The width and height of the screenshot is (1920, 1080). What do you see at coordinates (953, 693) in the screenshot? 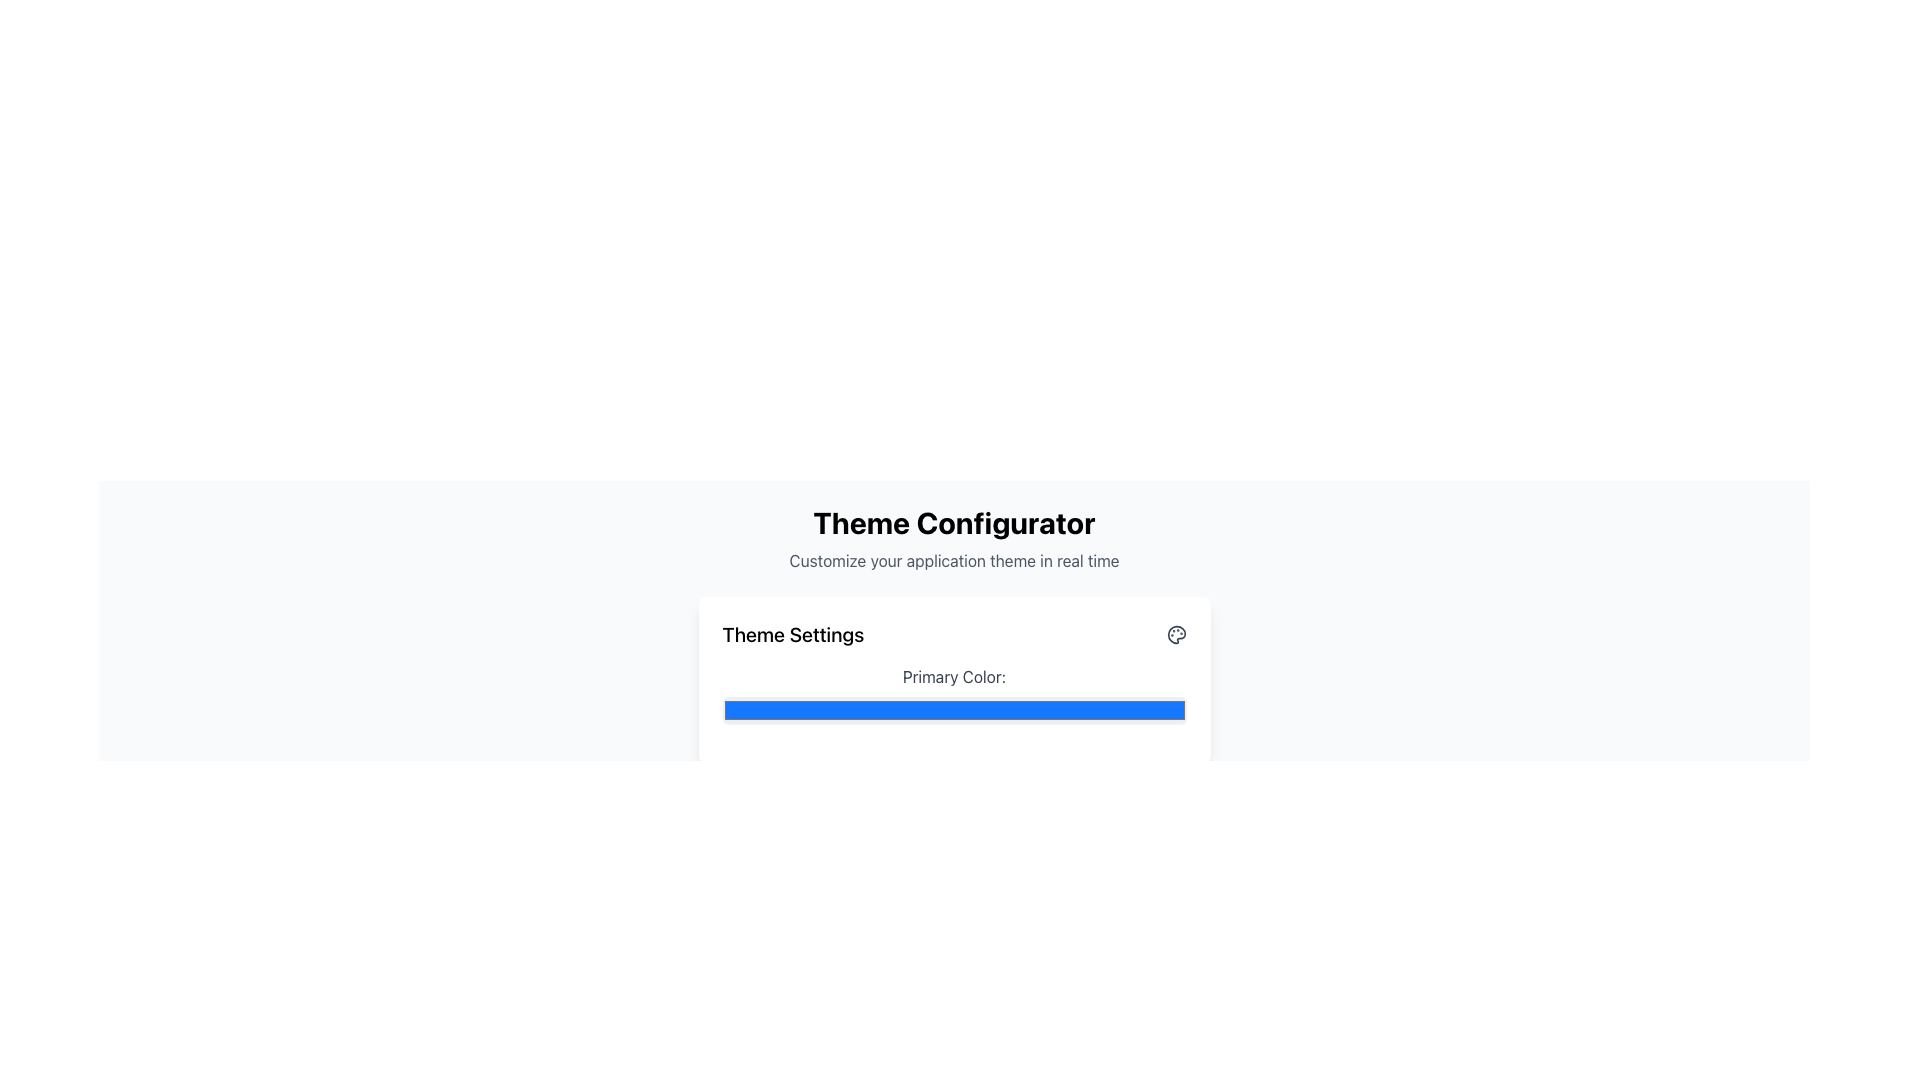
I see `the color input field in the 'Theme Settings' panel` at bounding box center [953, 693].